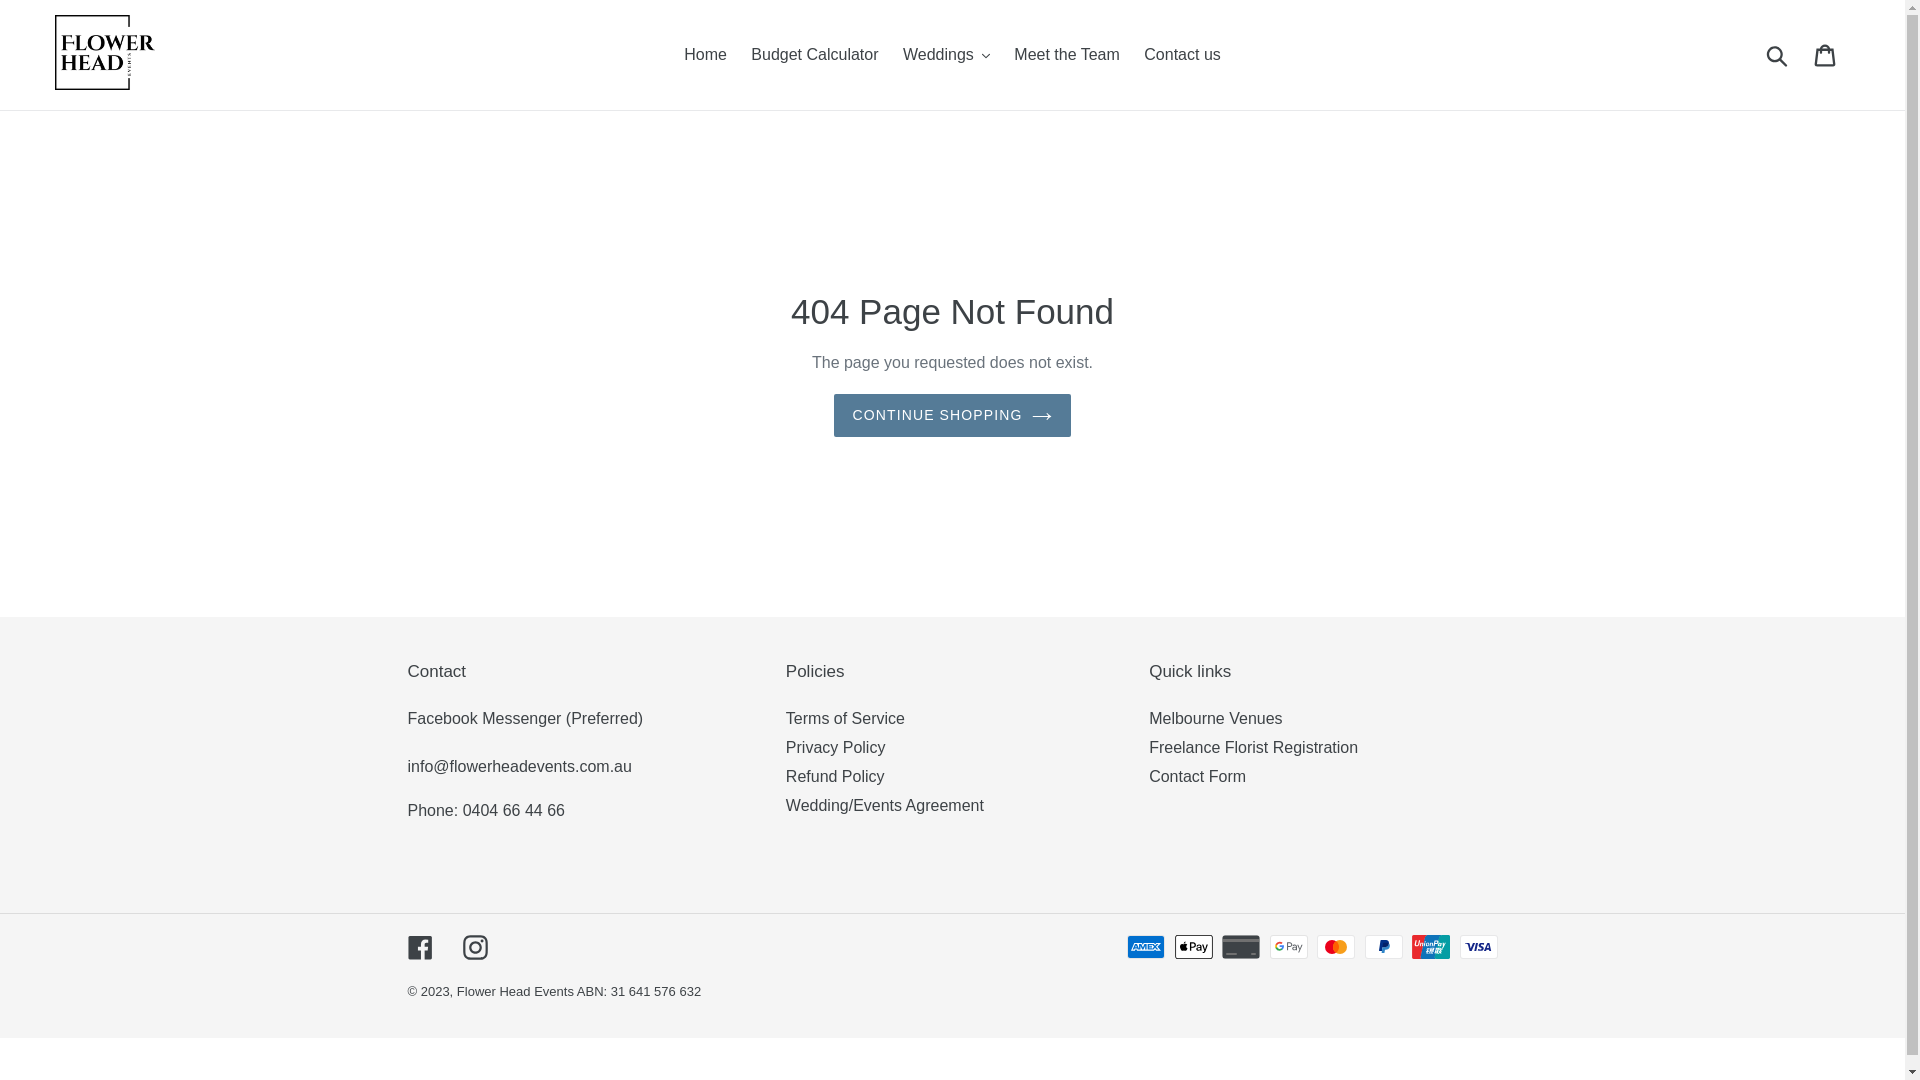 The height and width of the screenshot is (1080, 1920). What do you see at coordinates (883, 804) in the screenshot?
I see `'Wedding/Events Agreement'` at bounding box center [883, 804].